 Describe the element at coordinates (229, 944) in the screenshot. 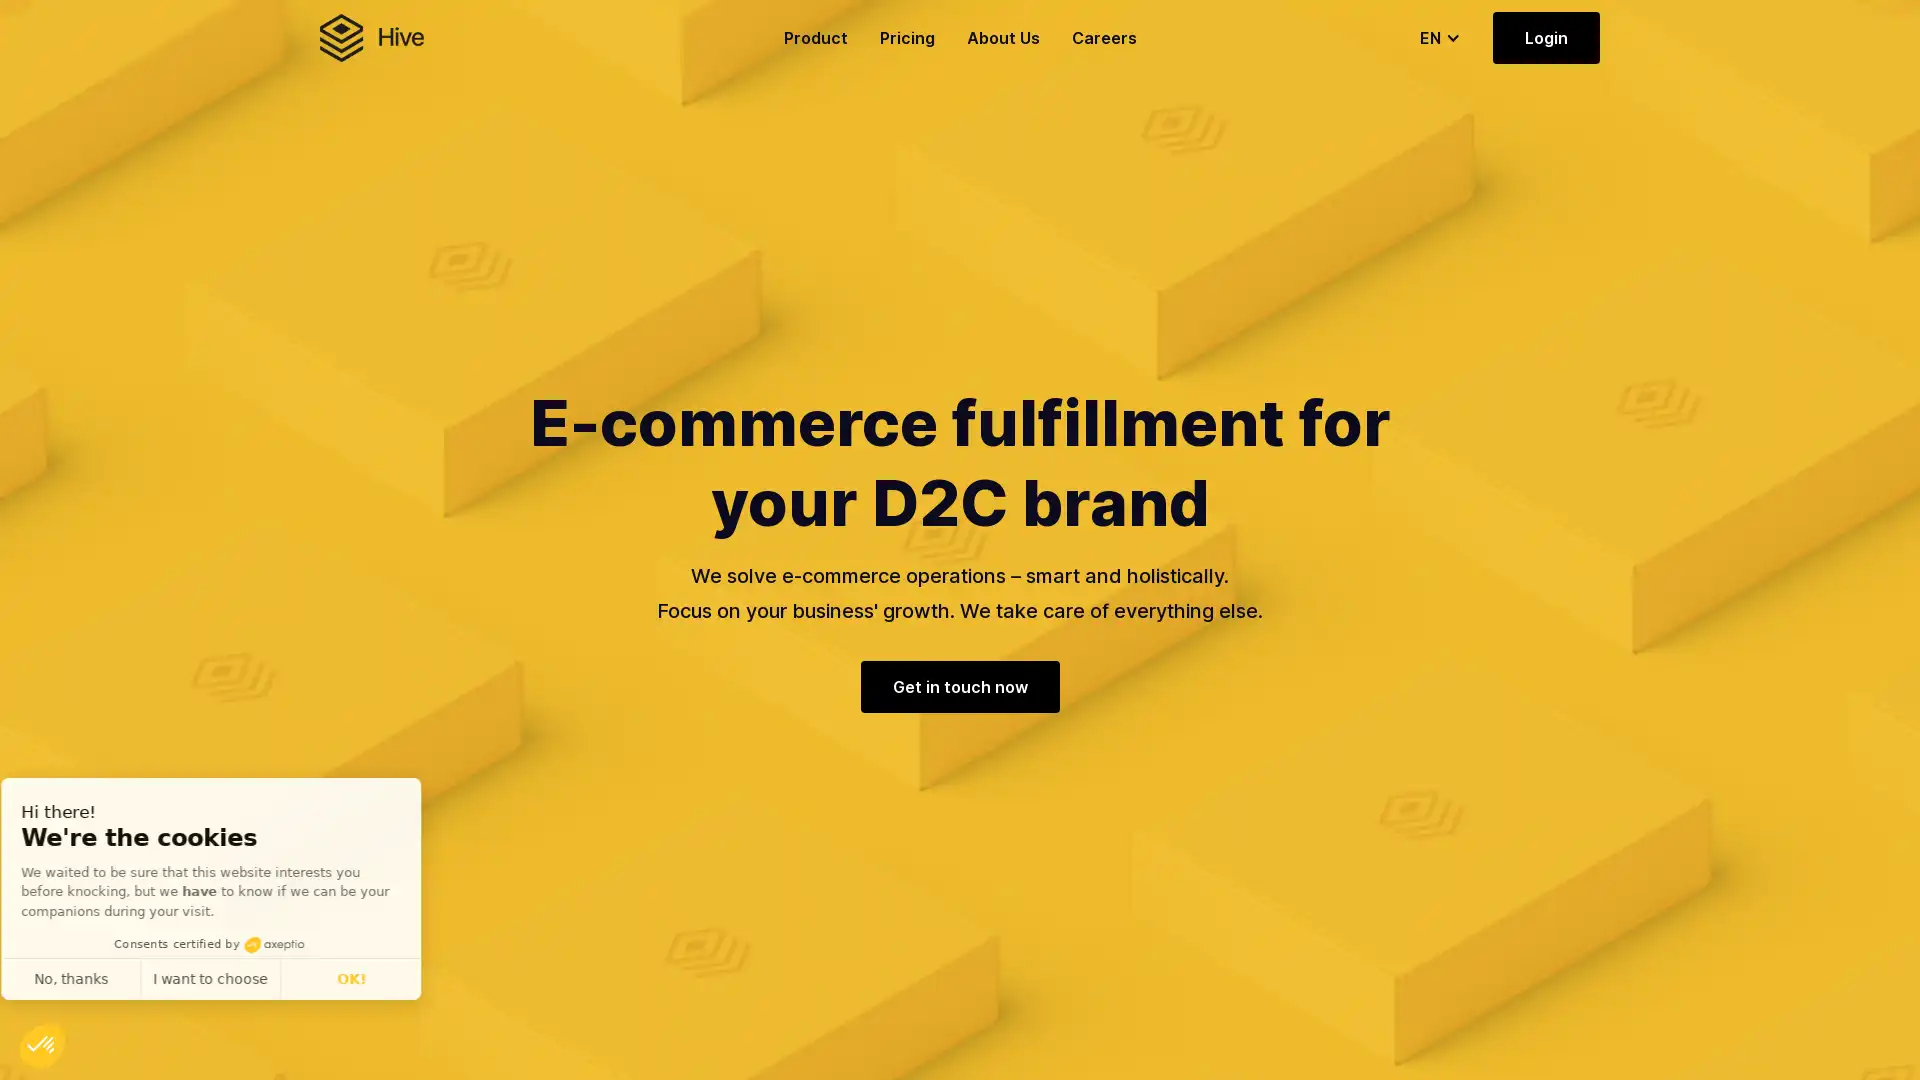

I see `Consents certified by` at that location.